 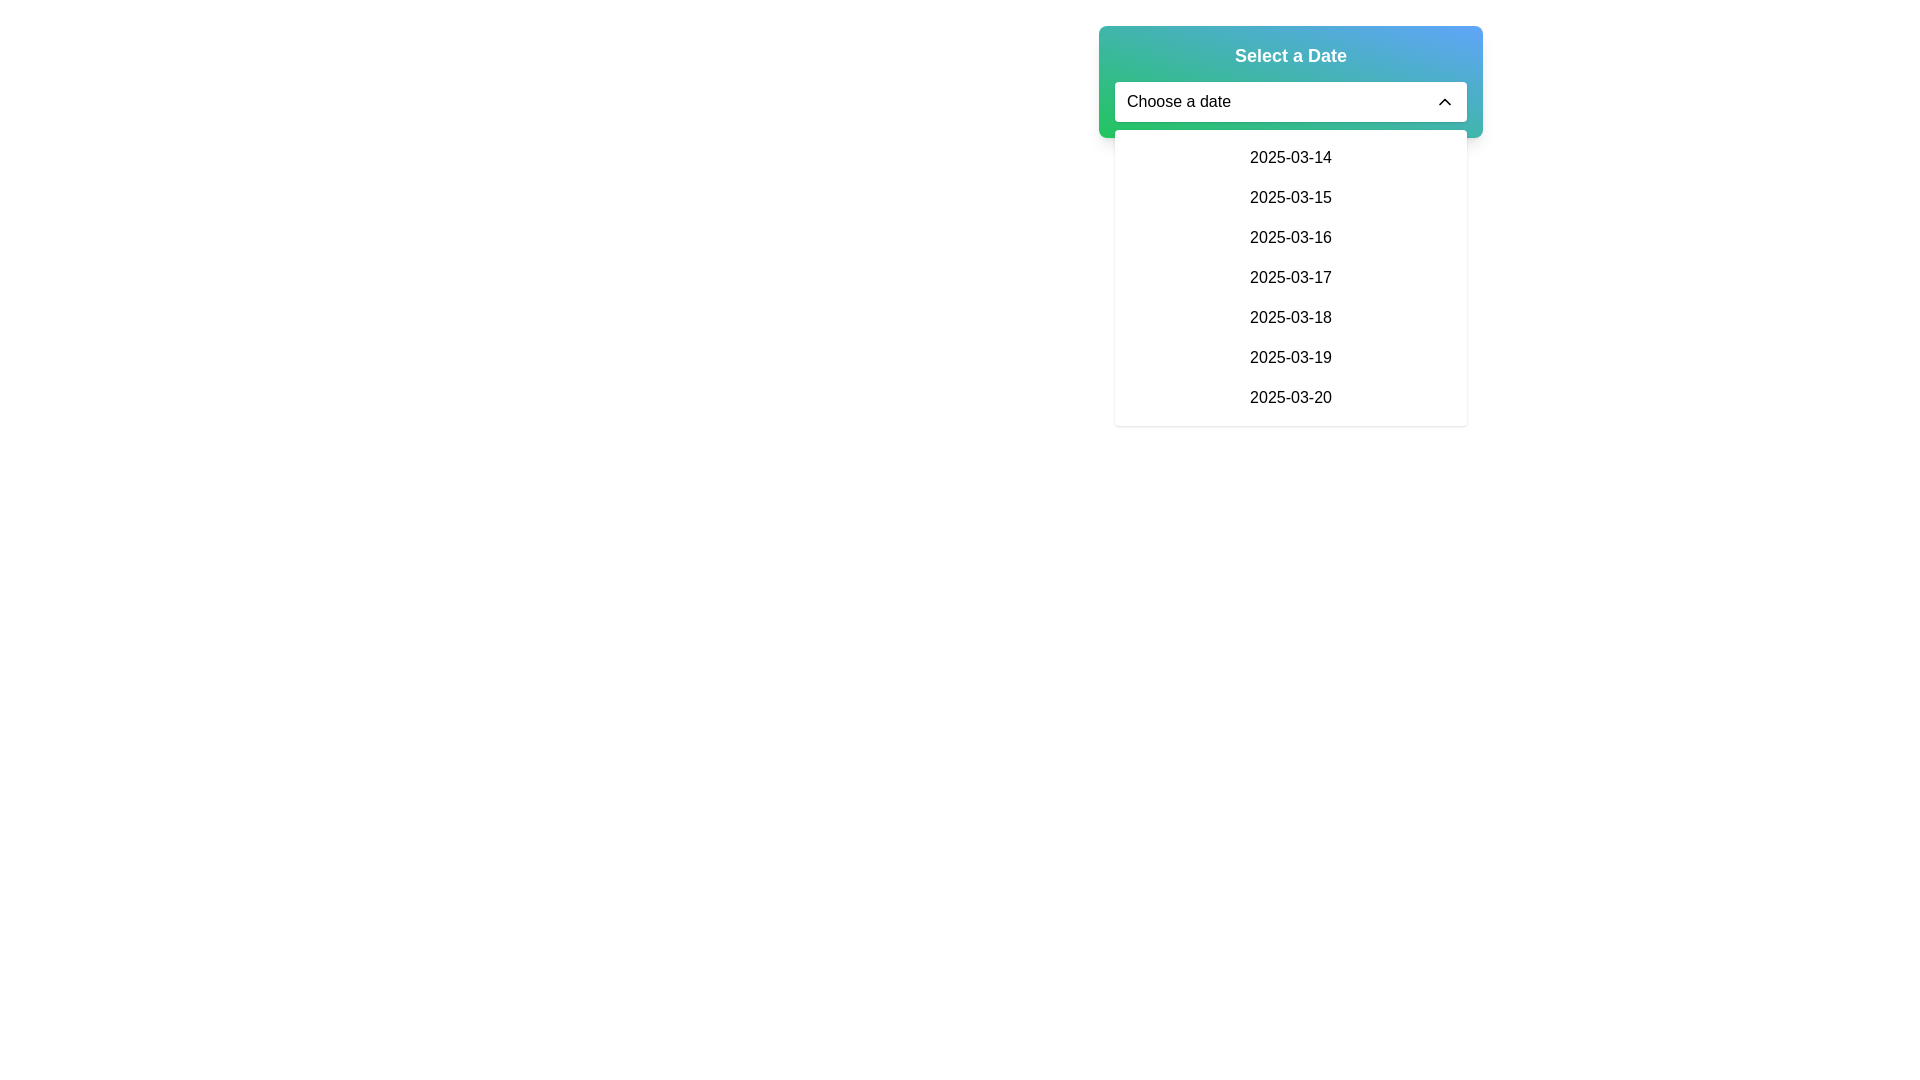 I want to click on the Text Label in the date selection dropdown that indicates the user can choose a date, which is positioned to the left of the chevron icon, so click(x=1179, y=101).